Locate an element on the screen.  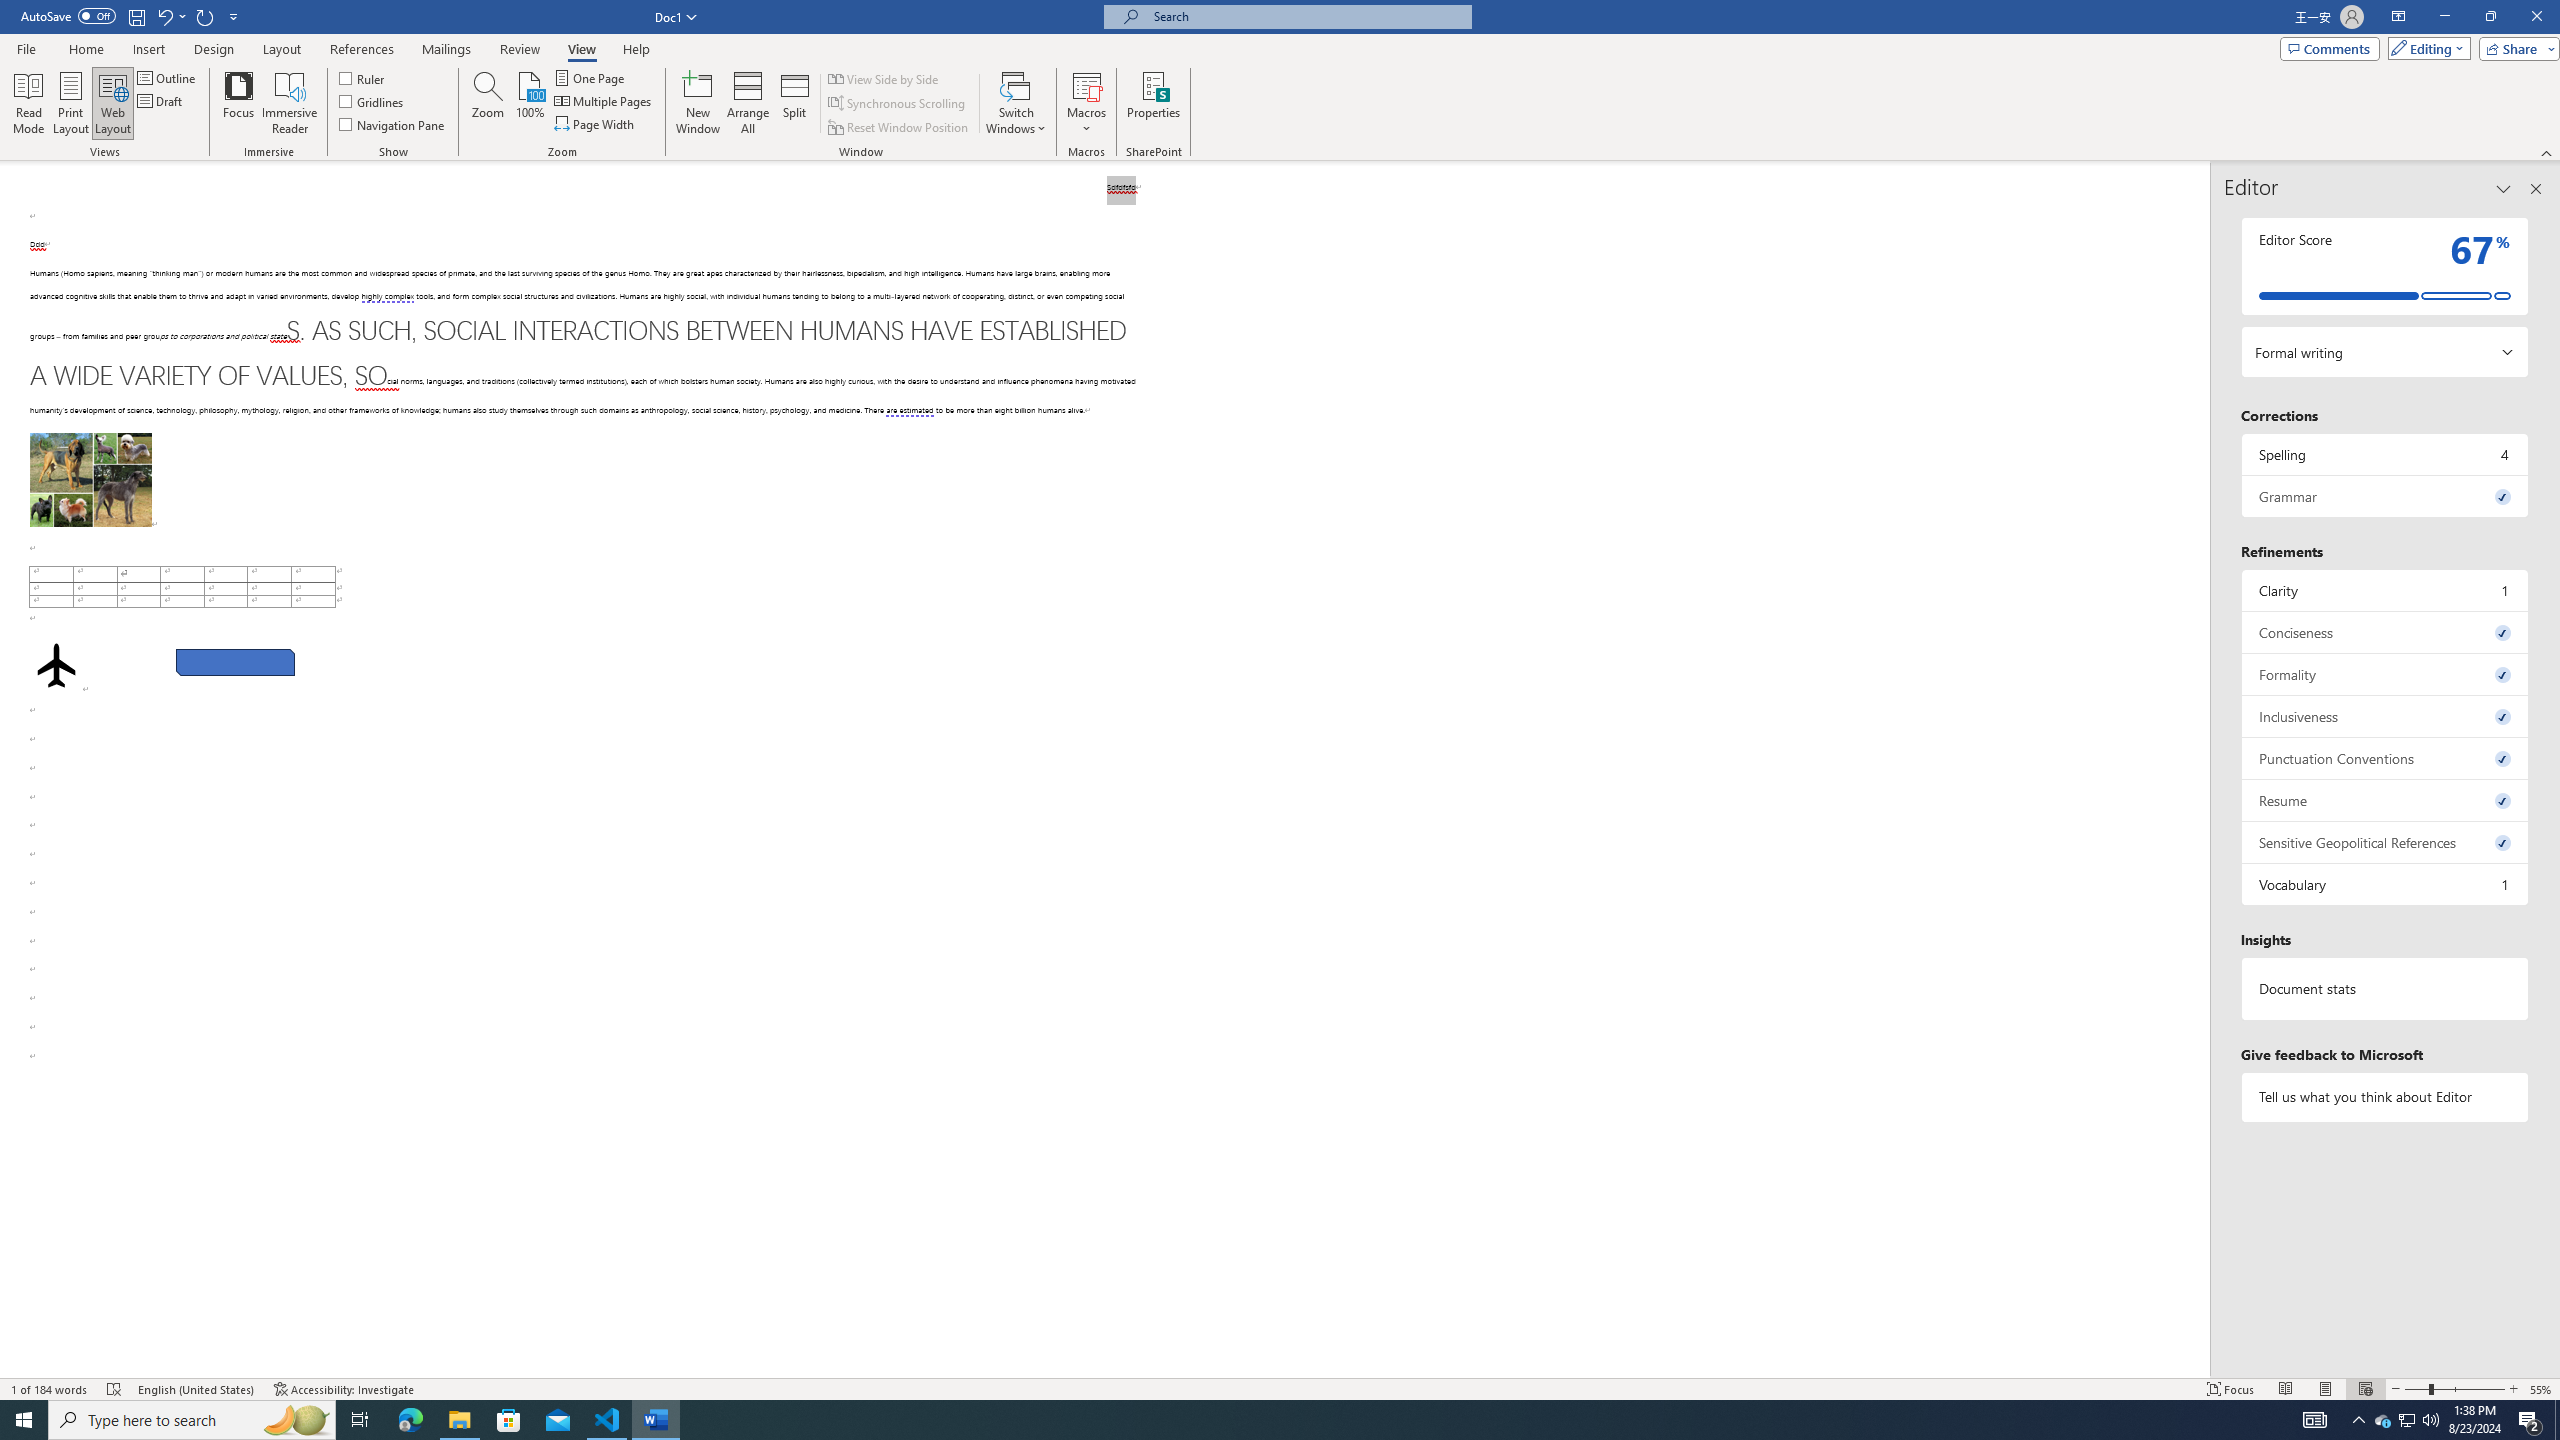
'Arrange All' is located at coordinates (747, 103).